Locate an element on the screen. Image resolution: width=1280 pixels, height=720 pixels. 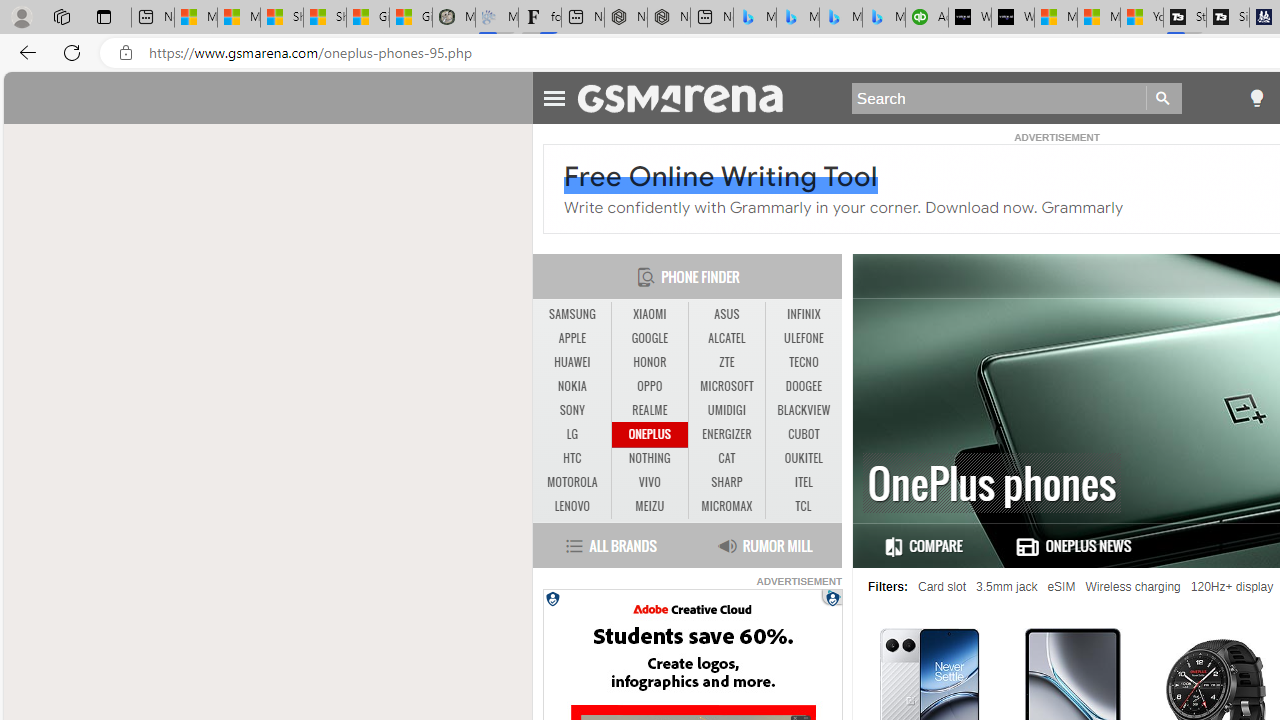
'Microsoft Bing Travel - Stays in Bangkok, Bangkok, Thailand' is located at coordinates (797, 17).